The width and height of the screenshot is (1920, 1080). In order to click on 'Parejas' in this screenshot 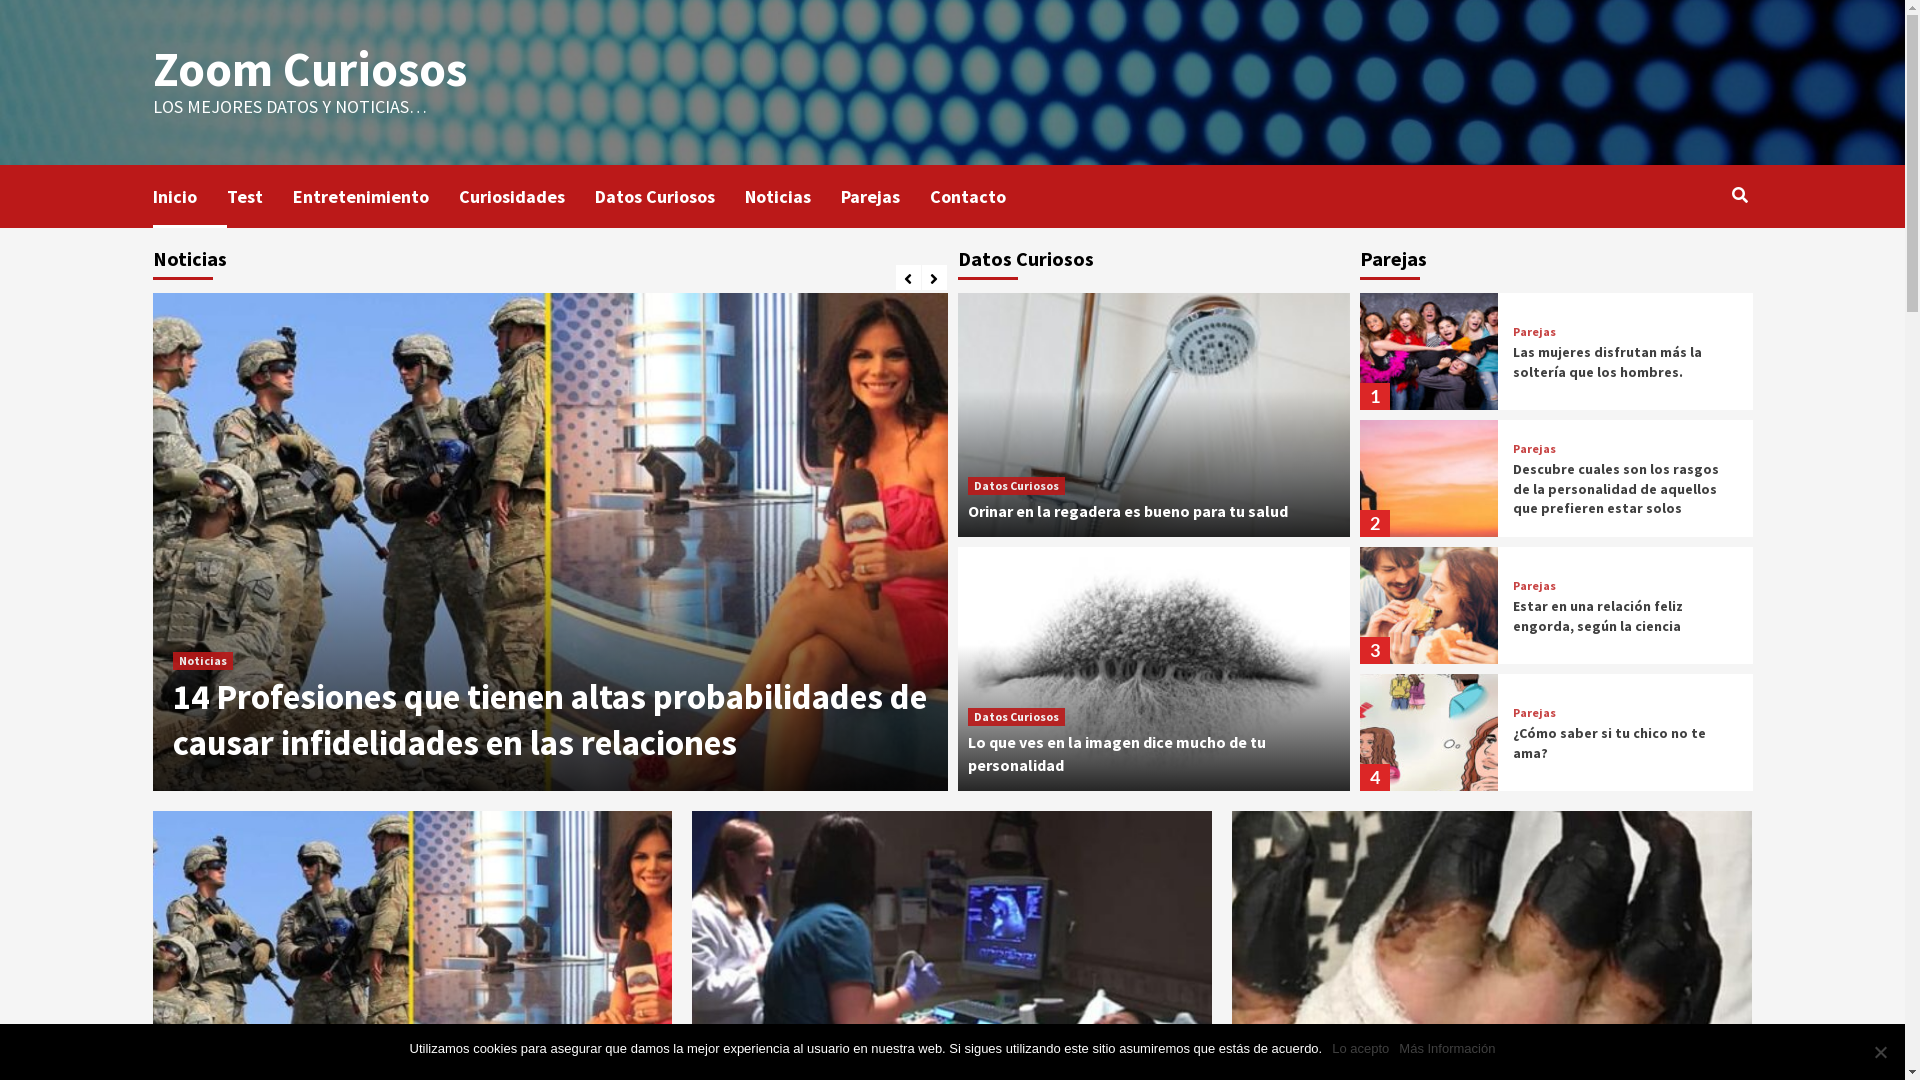, I will do `click(1533, 330)`.